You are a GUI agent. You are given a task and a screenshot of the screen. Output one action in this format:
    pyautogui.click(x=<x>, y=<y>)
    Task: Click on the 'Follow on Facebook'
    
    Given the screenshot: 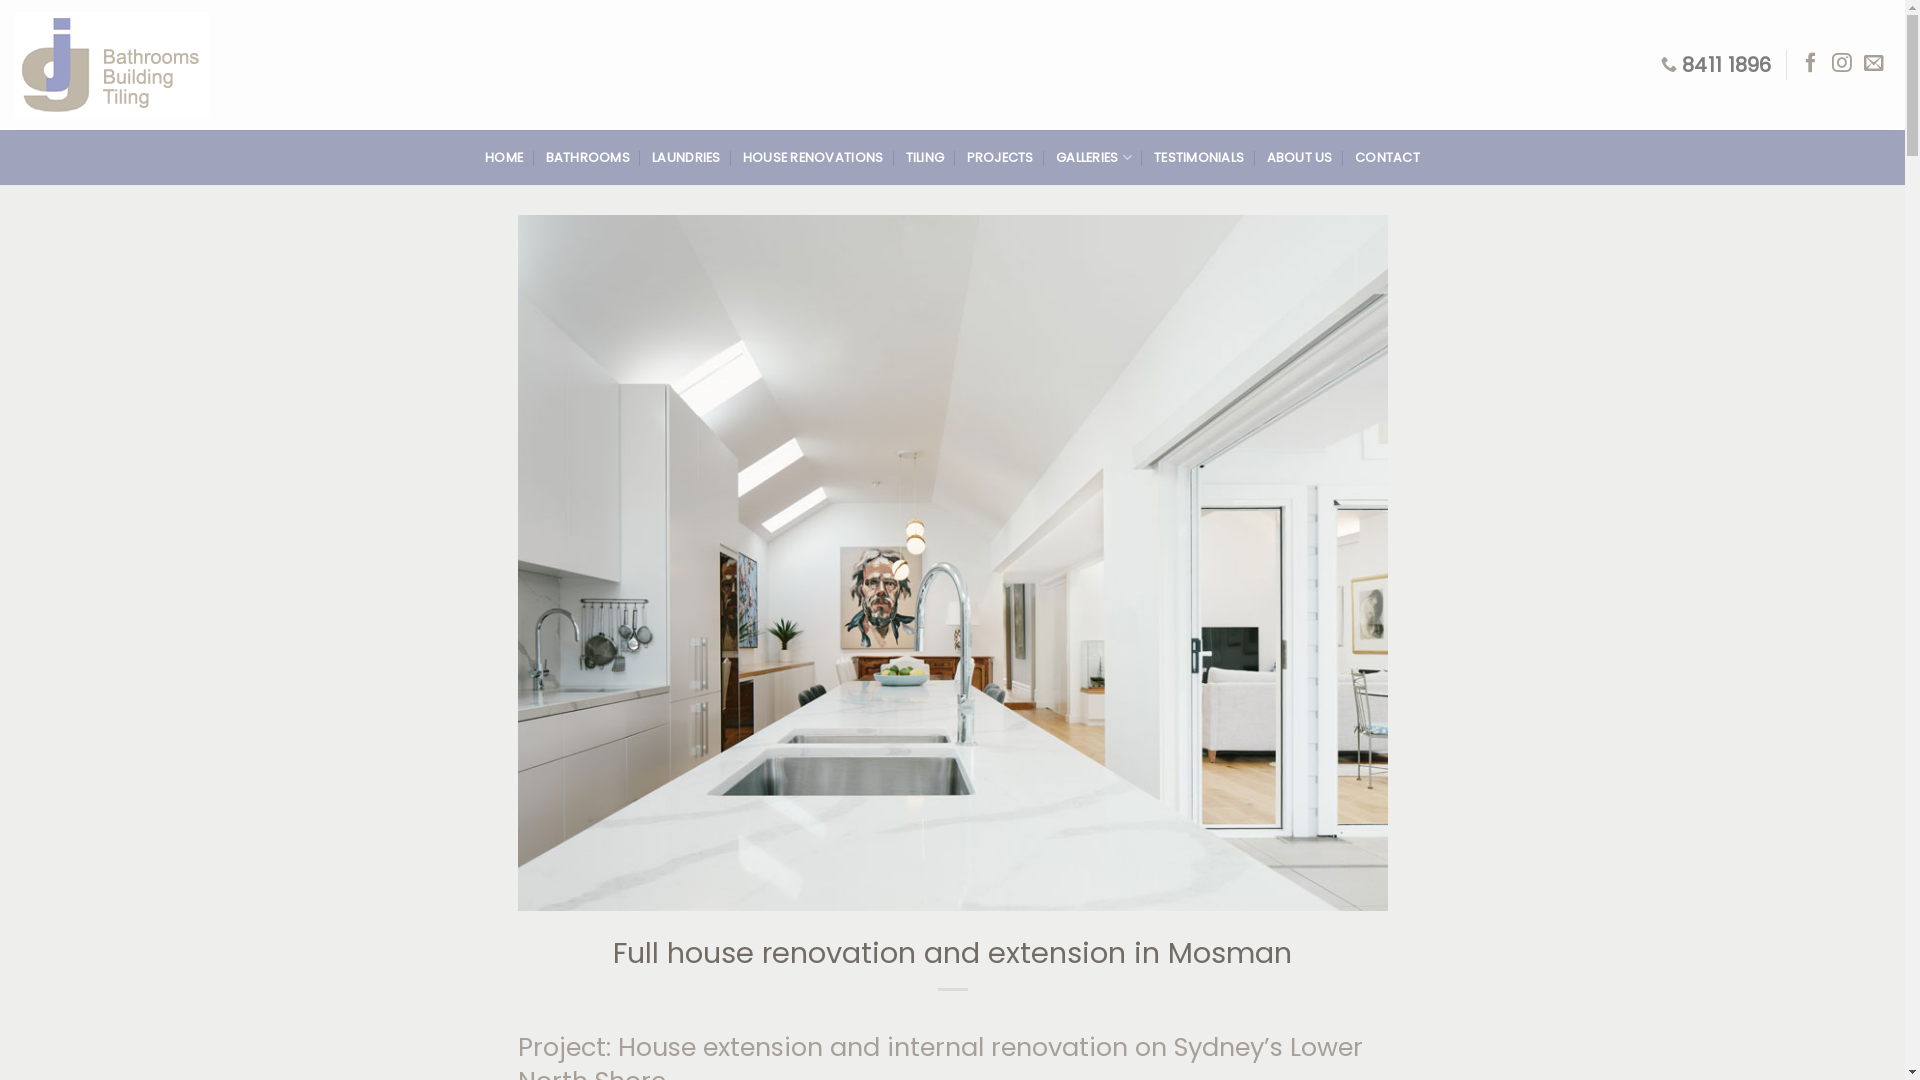 What is the action you would take?
    pyautogui.click(x=1800, y=63)
    